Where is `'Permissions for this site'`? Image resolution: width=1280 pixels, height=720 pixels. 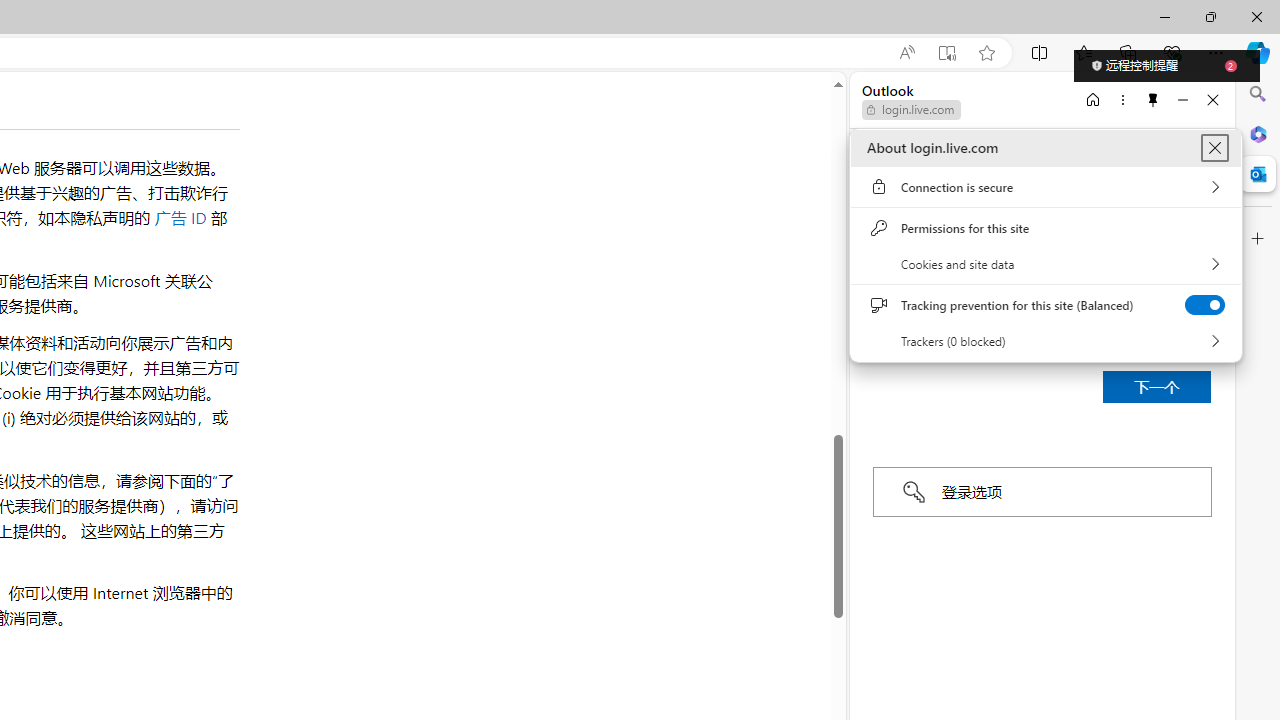 'Permissions for this site' is located at coordinates (1045, 227).